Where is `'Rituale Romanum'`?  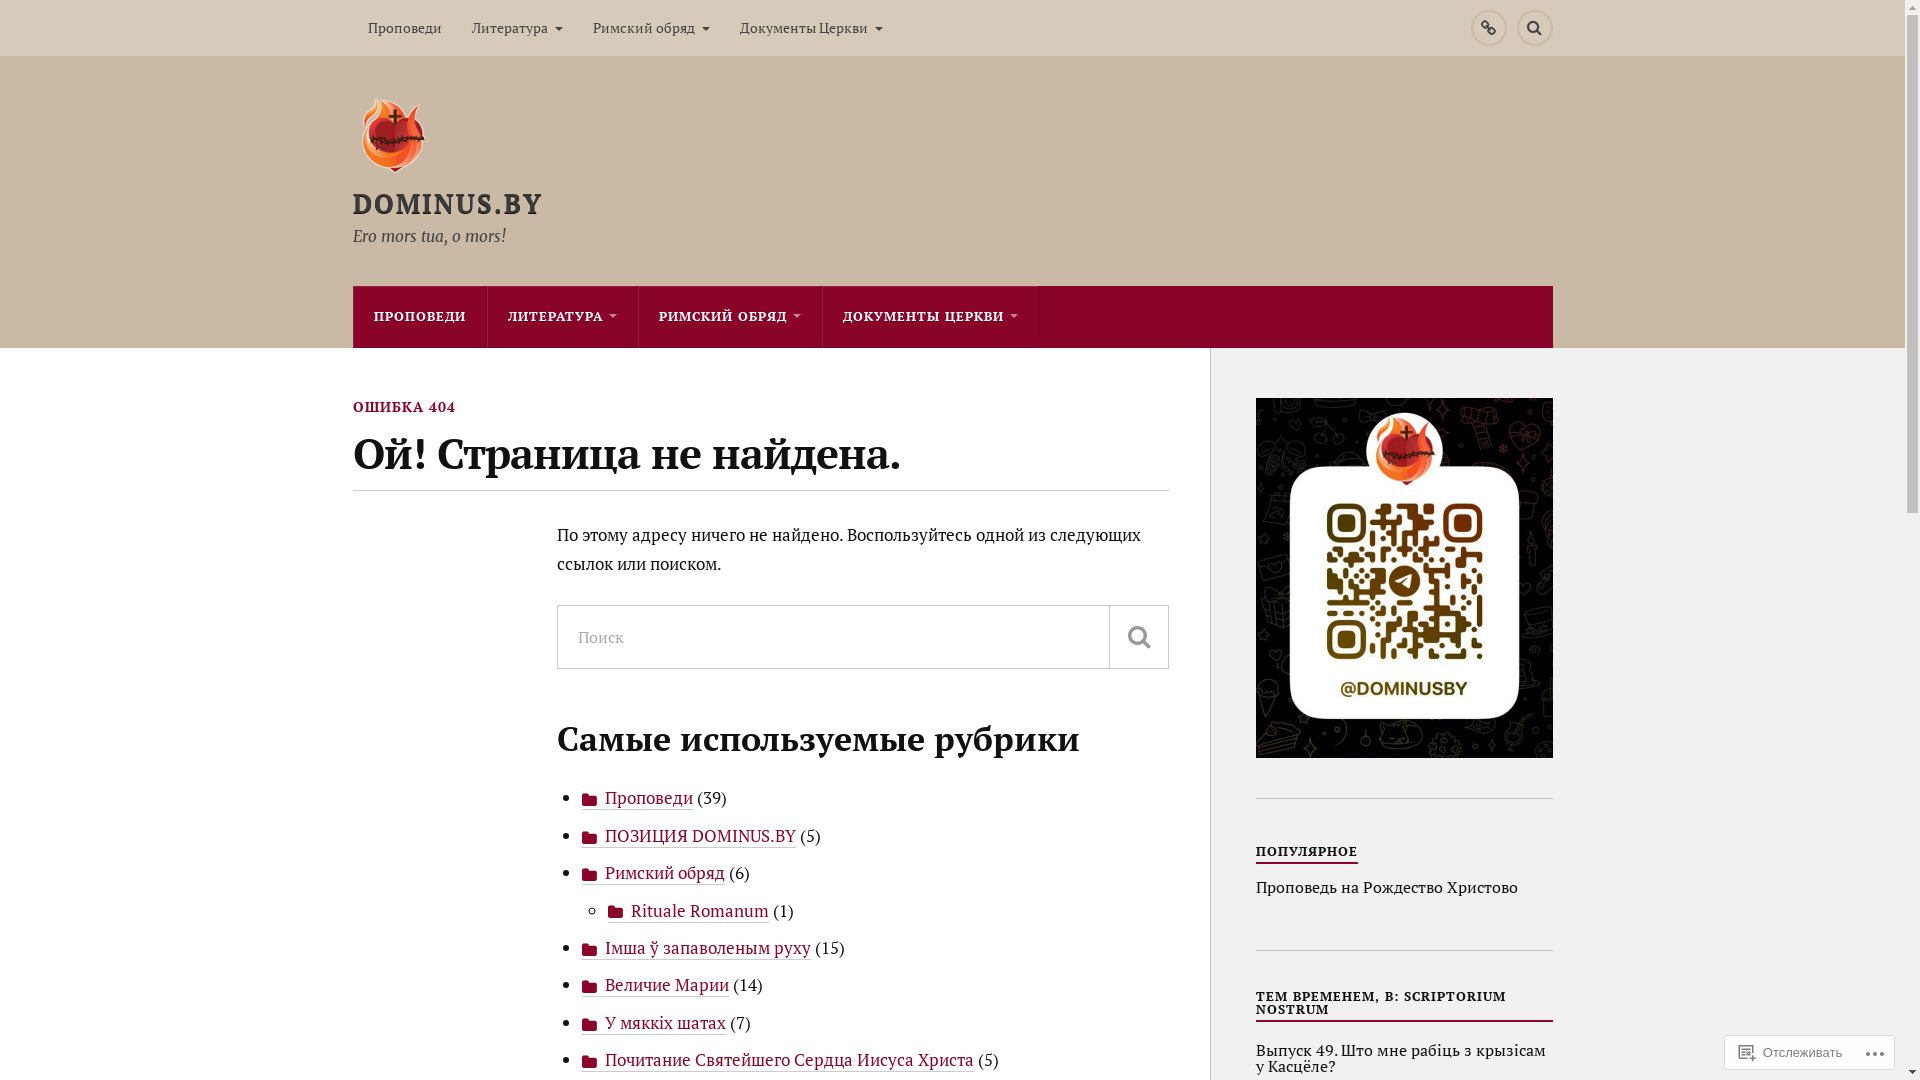
'Rituale Romanum' is located at coordinates (607, 910).